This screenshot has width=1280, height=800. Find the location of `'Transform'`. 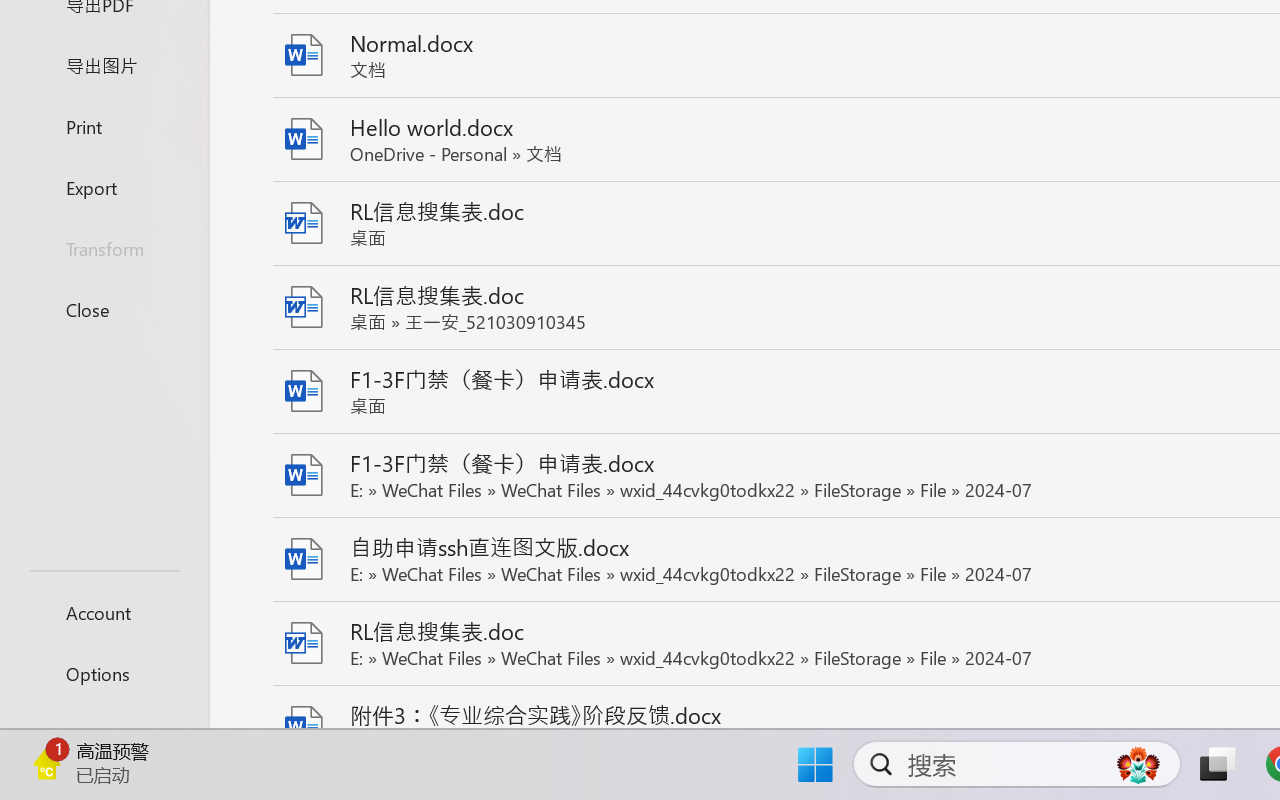

'Transform' is located at coordinates (103, 247).